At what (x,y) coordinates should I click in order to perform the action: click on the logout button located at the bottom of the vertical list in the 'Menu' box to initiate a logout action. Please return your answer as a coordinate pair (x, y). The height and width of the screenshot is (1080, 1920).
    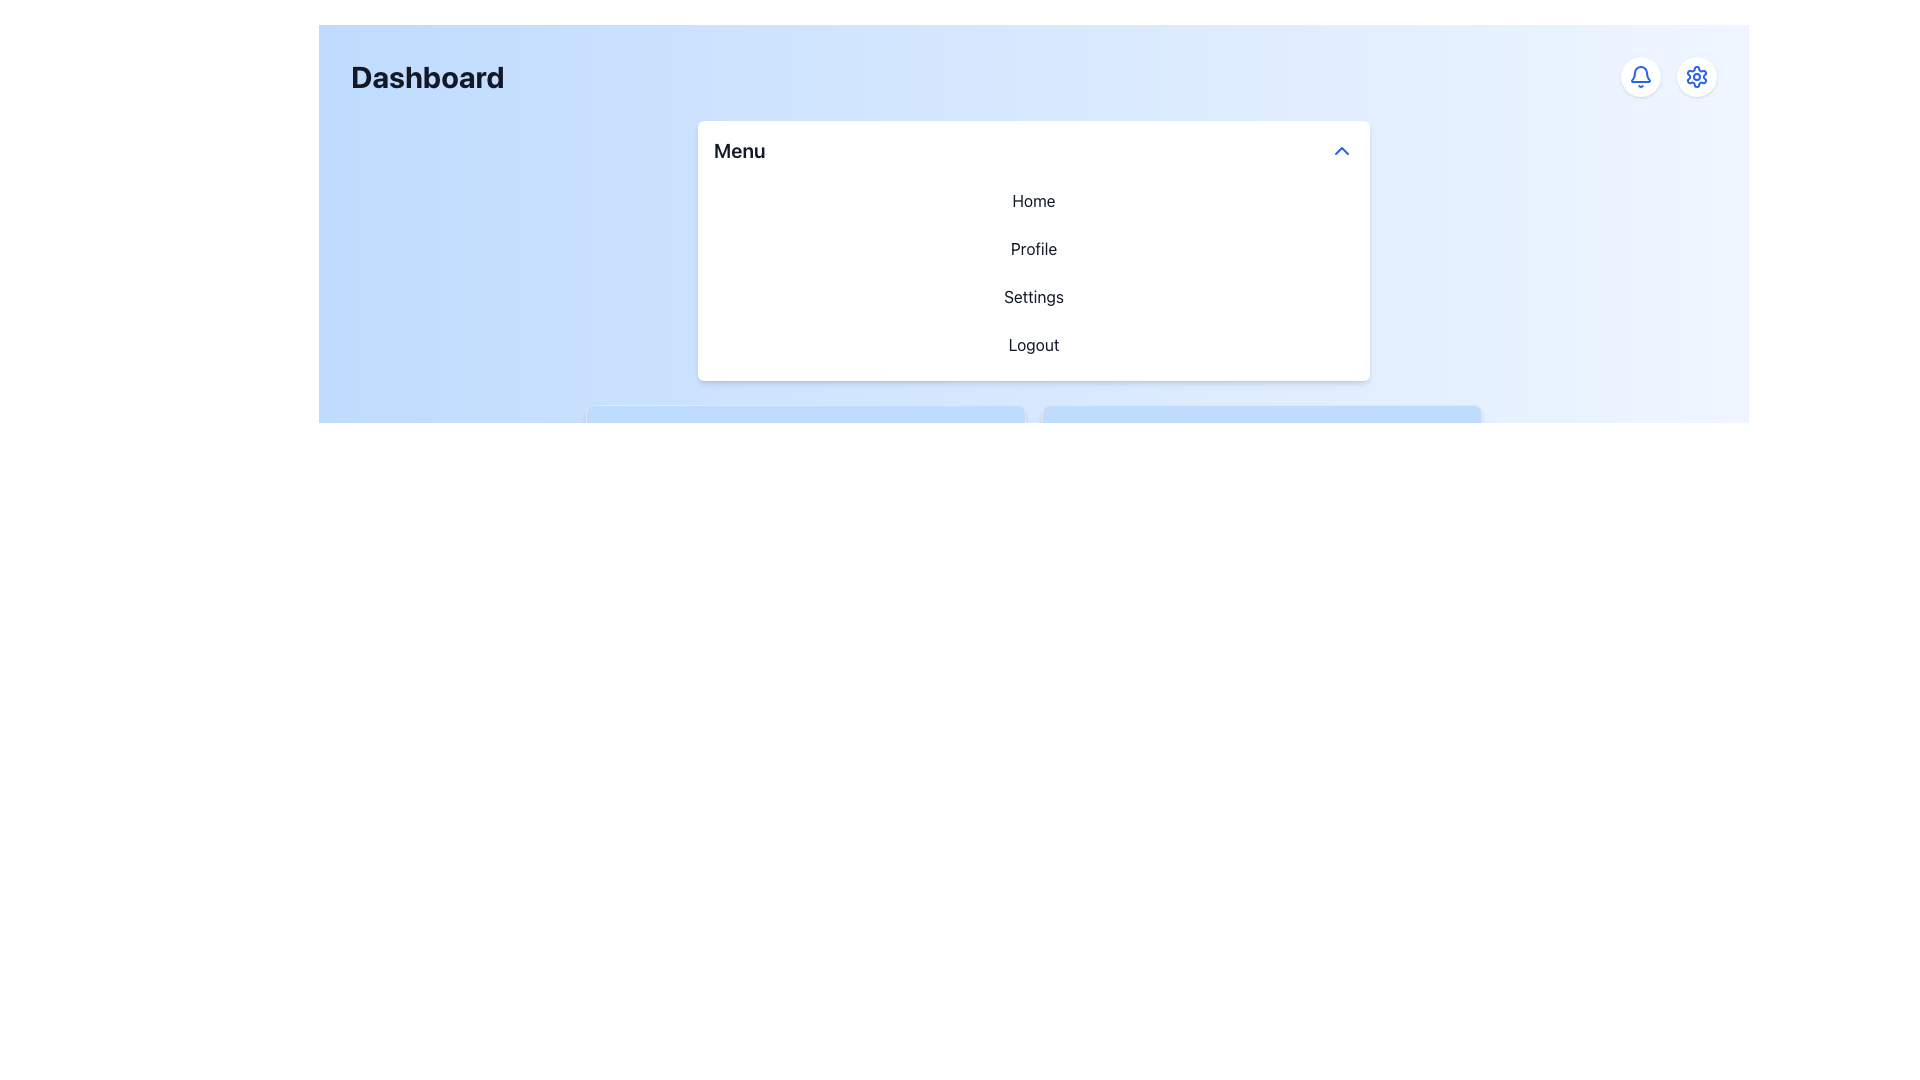
    Looking at the image, I should click on (1033, 343).